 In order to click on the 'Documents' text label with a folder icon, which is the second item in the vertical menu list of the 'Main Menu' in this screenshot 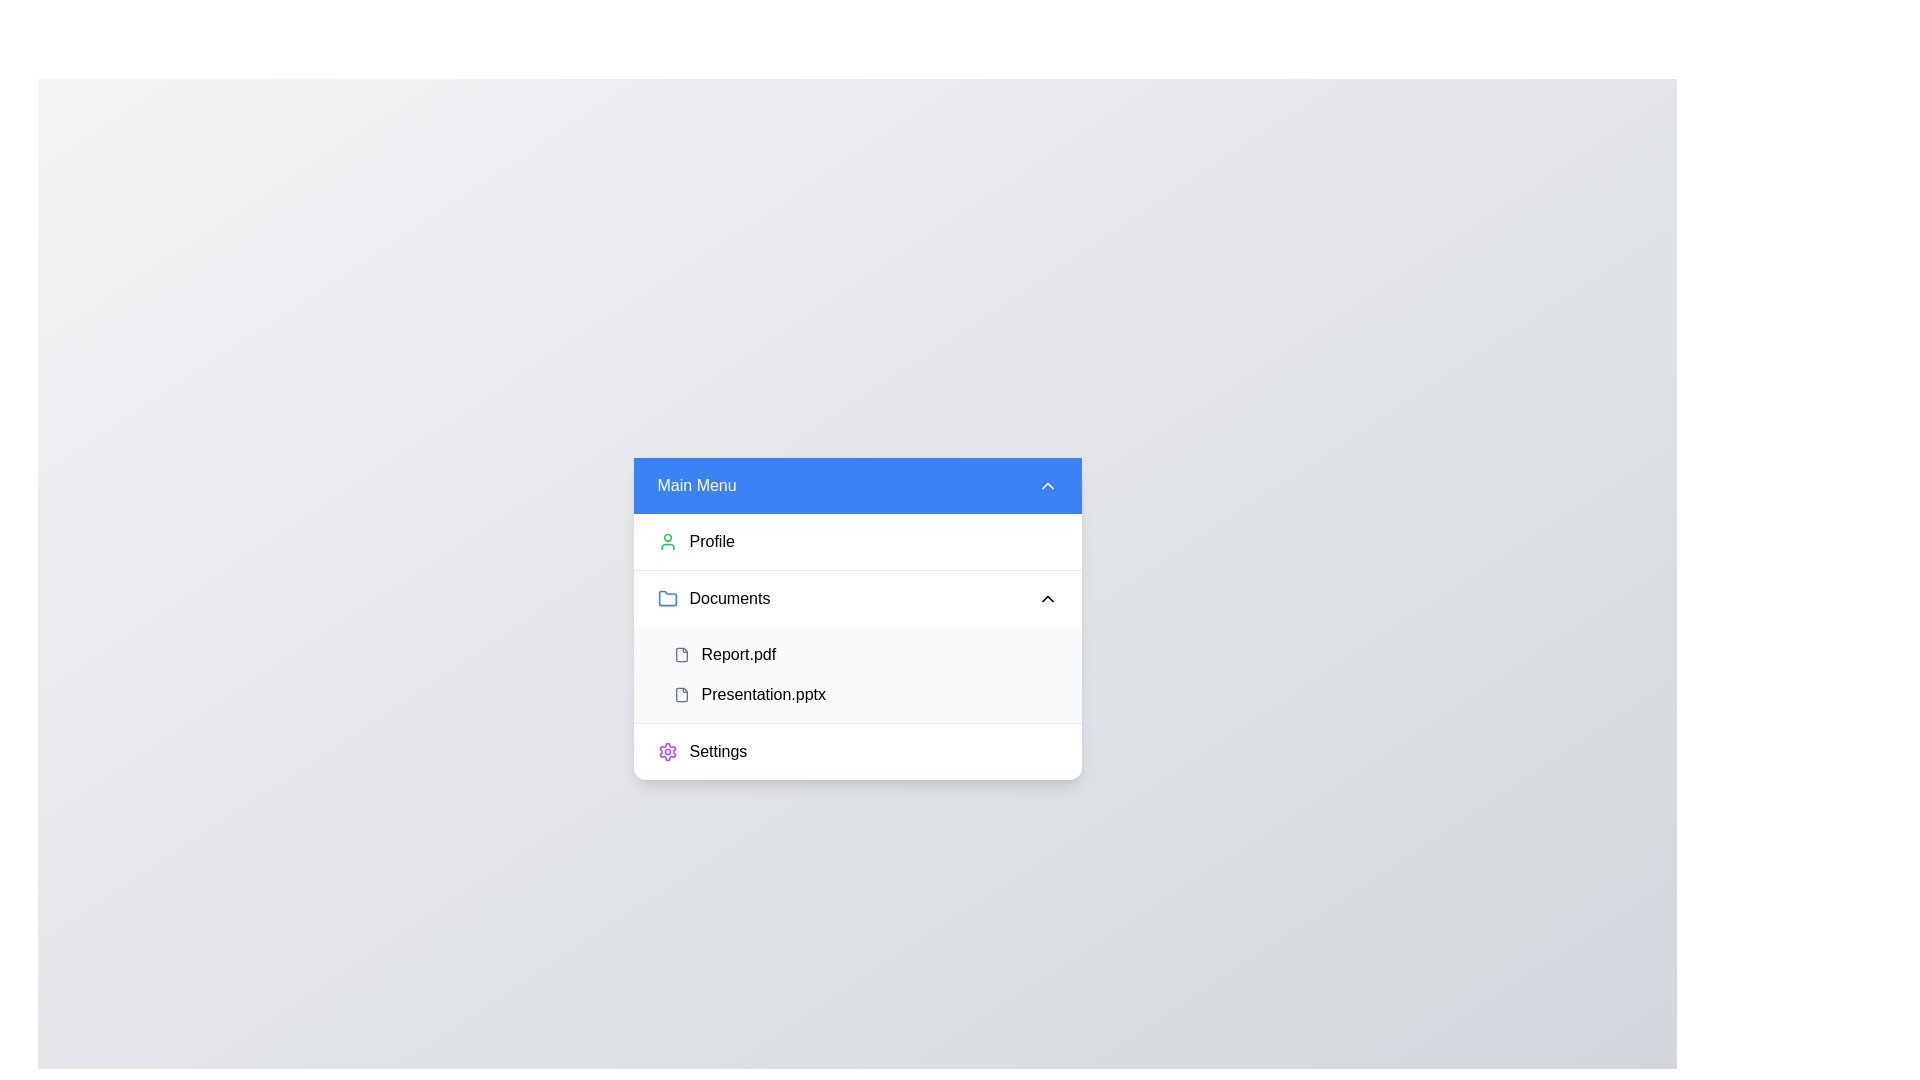, I will do `click(714, 597)`.